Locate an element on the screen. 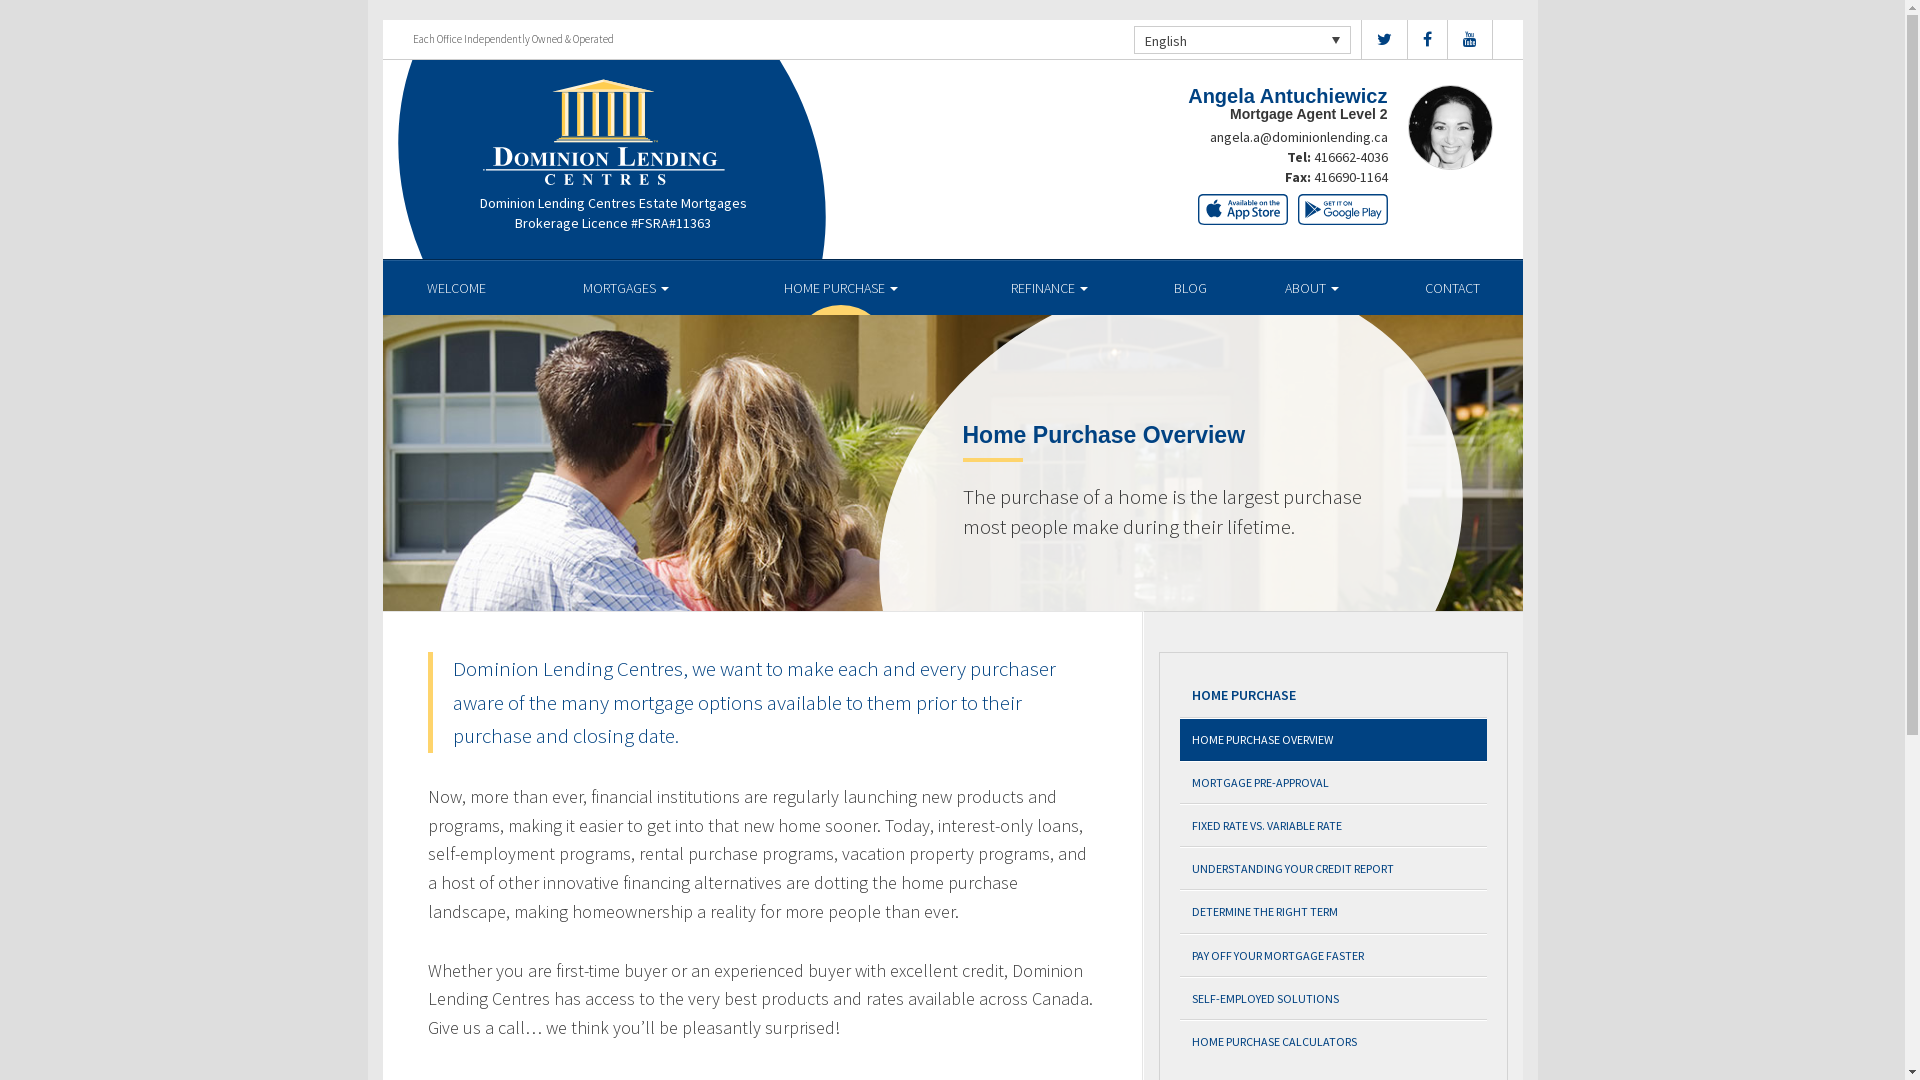 This screenshot has width=1920, height=1080. 'HOME PURCHASE OVERVIEW' is located at coordinates (1333, 739).